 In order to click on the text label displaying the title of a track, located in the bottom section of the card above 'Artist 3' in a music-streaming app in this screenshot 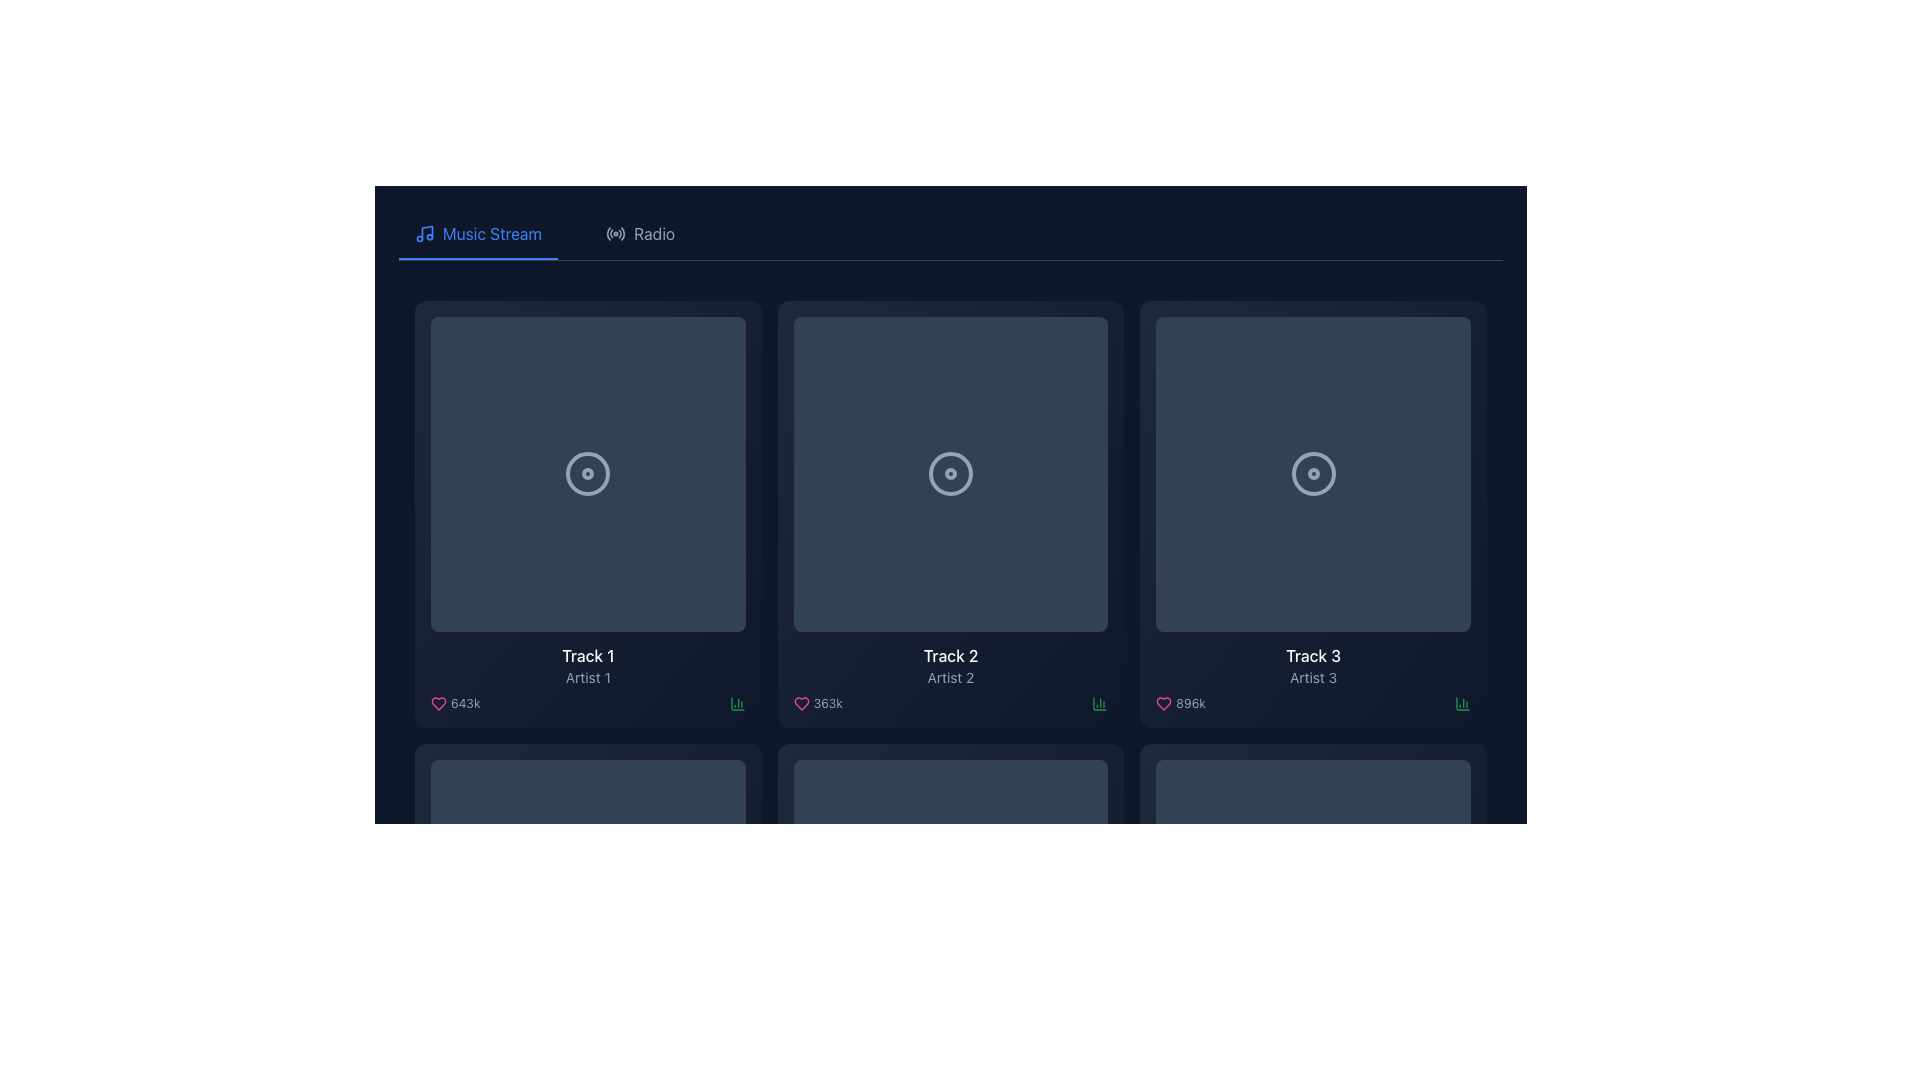, I will do `click(1313, 655)`.